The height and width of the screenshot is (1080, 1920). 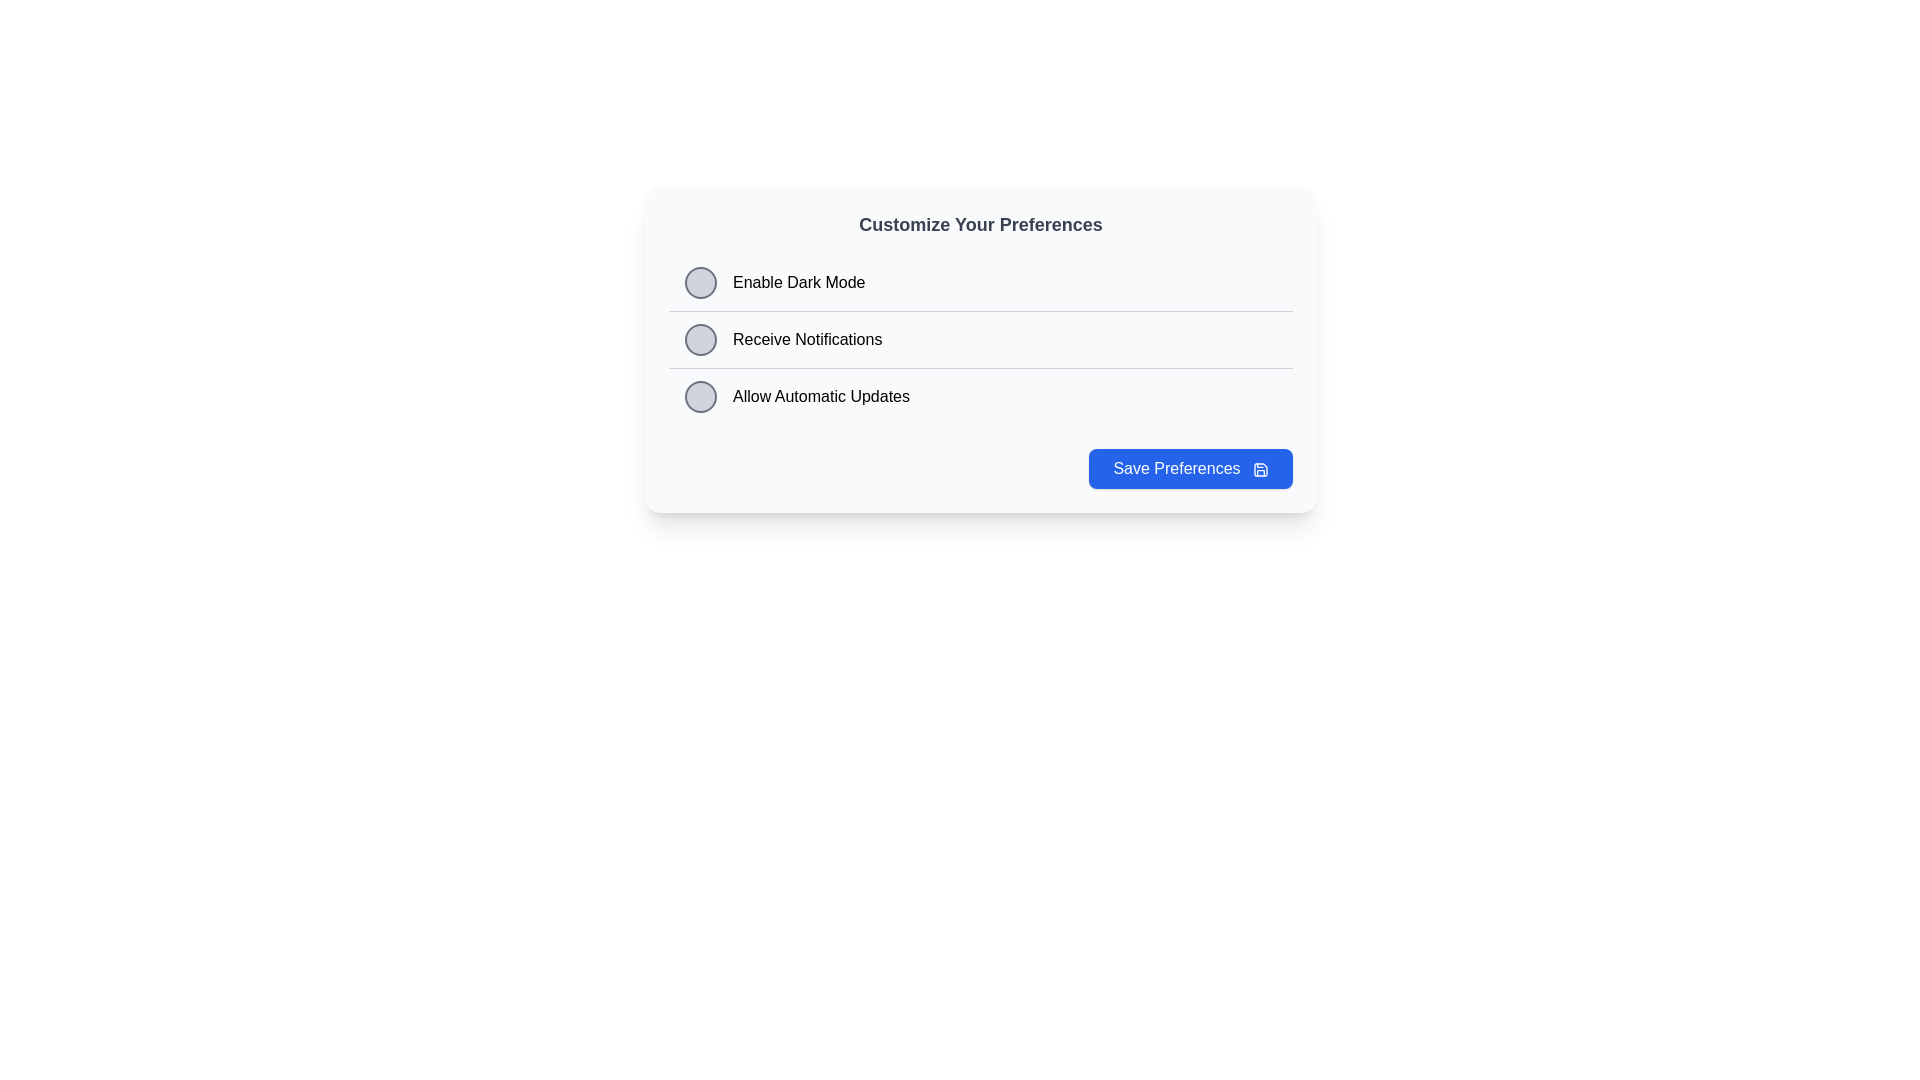 What do you see at coordinates (700, 338) in the screenshot?
I see `the radio button to the left of the text 'Receive Notifications'` at bounding box center [700, 338].